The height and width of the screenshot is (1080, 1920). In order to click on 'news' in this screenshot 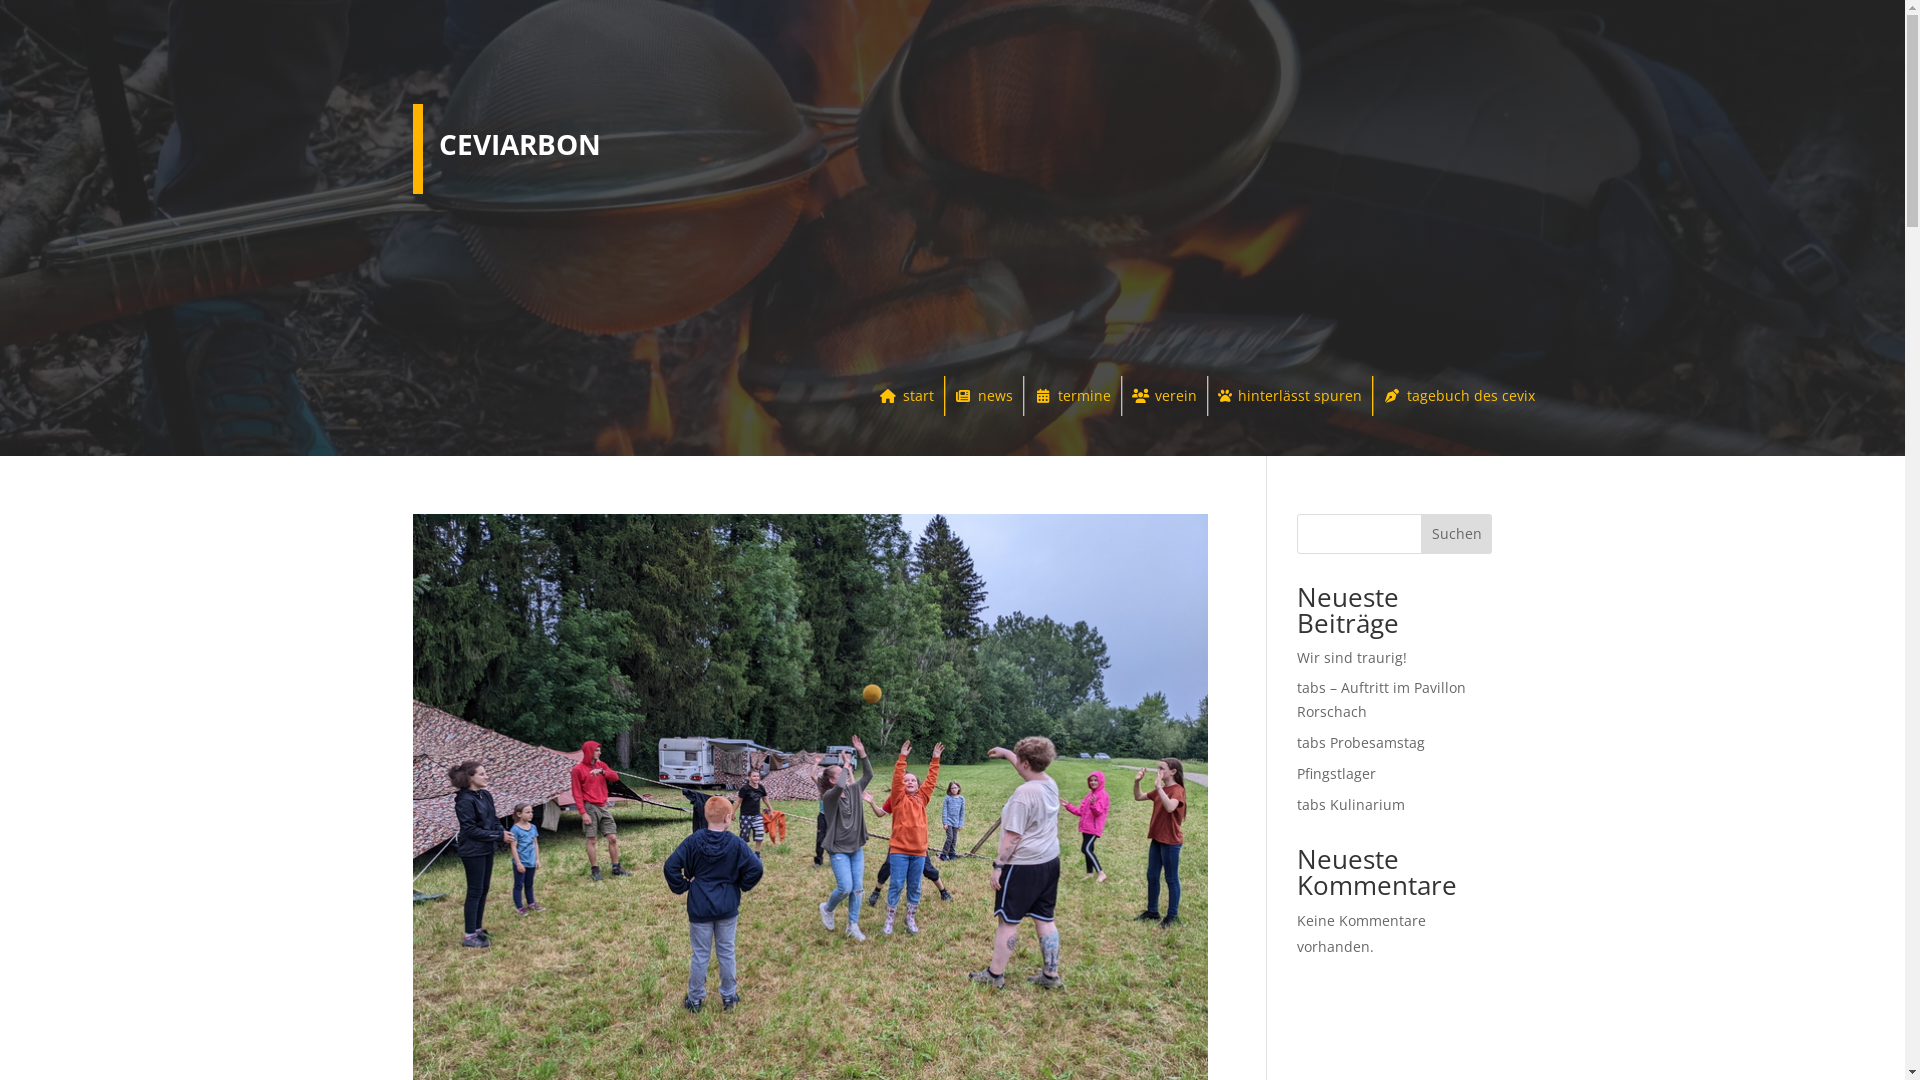, I will do `click(983, 396)`.